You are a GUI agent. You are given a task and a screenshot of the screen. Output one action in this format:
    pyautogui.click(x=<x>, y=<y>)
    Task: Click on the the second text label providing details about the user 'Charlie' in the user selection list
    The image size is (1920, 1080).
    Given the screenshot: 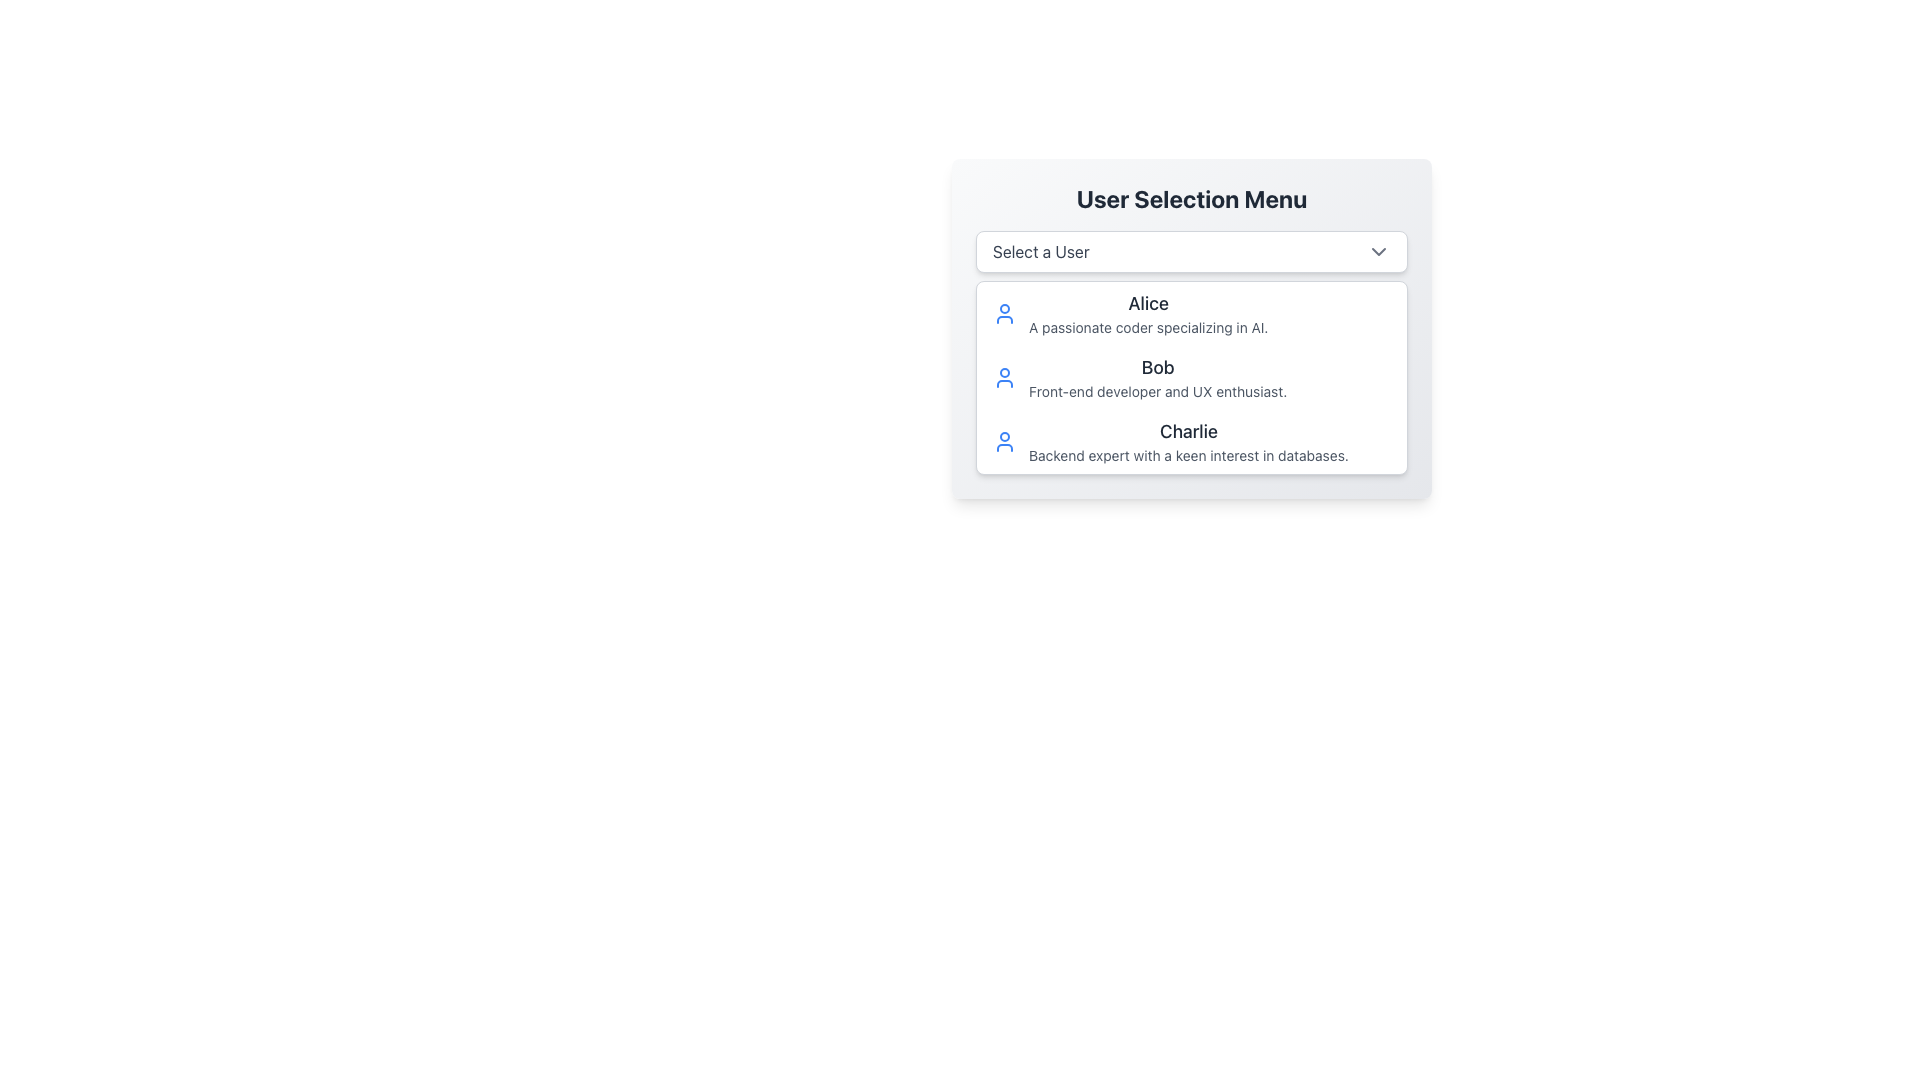 What is the action you would take?
    pyautogui.click(x=1188, y=455)
    